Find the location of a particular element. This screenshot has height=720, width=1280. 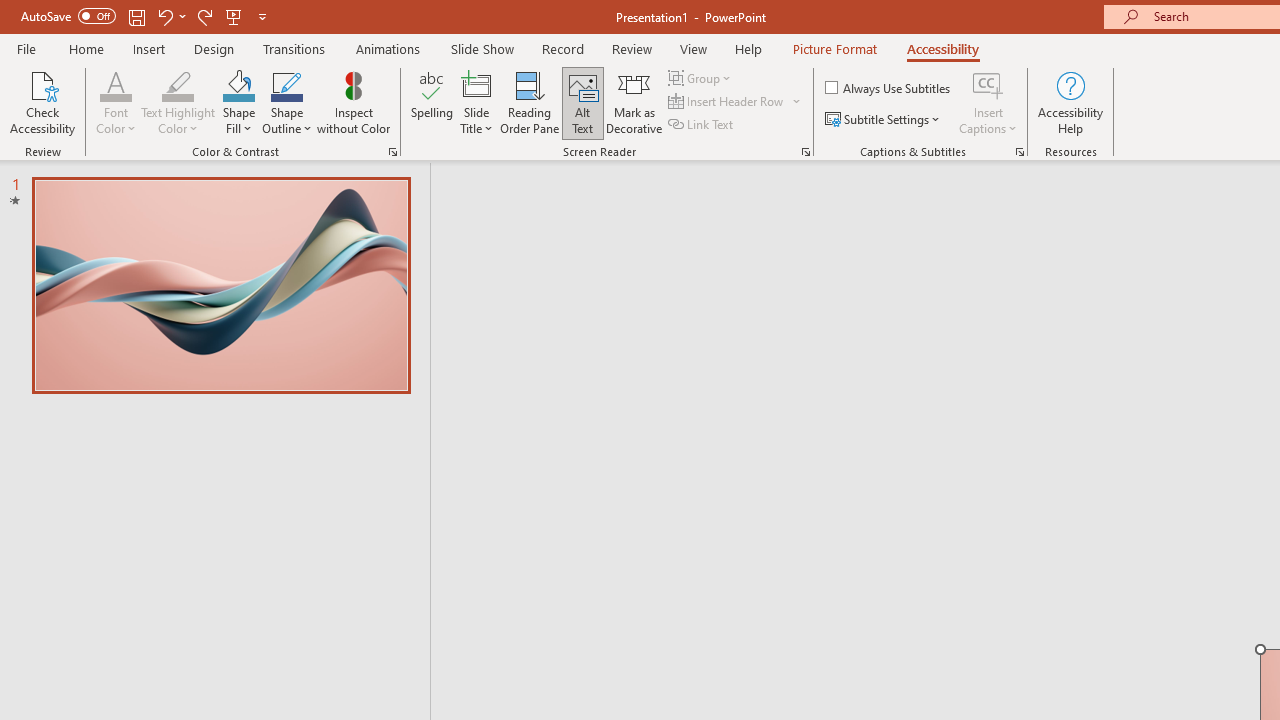

'Accessibility Help' is located at coordinates (1069, 103).